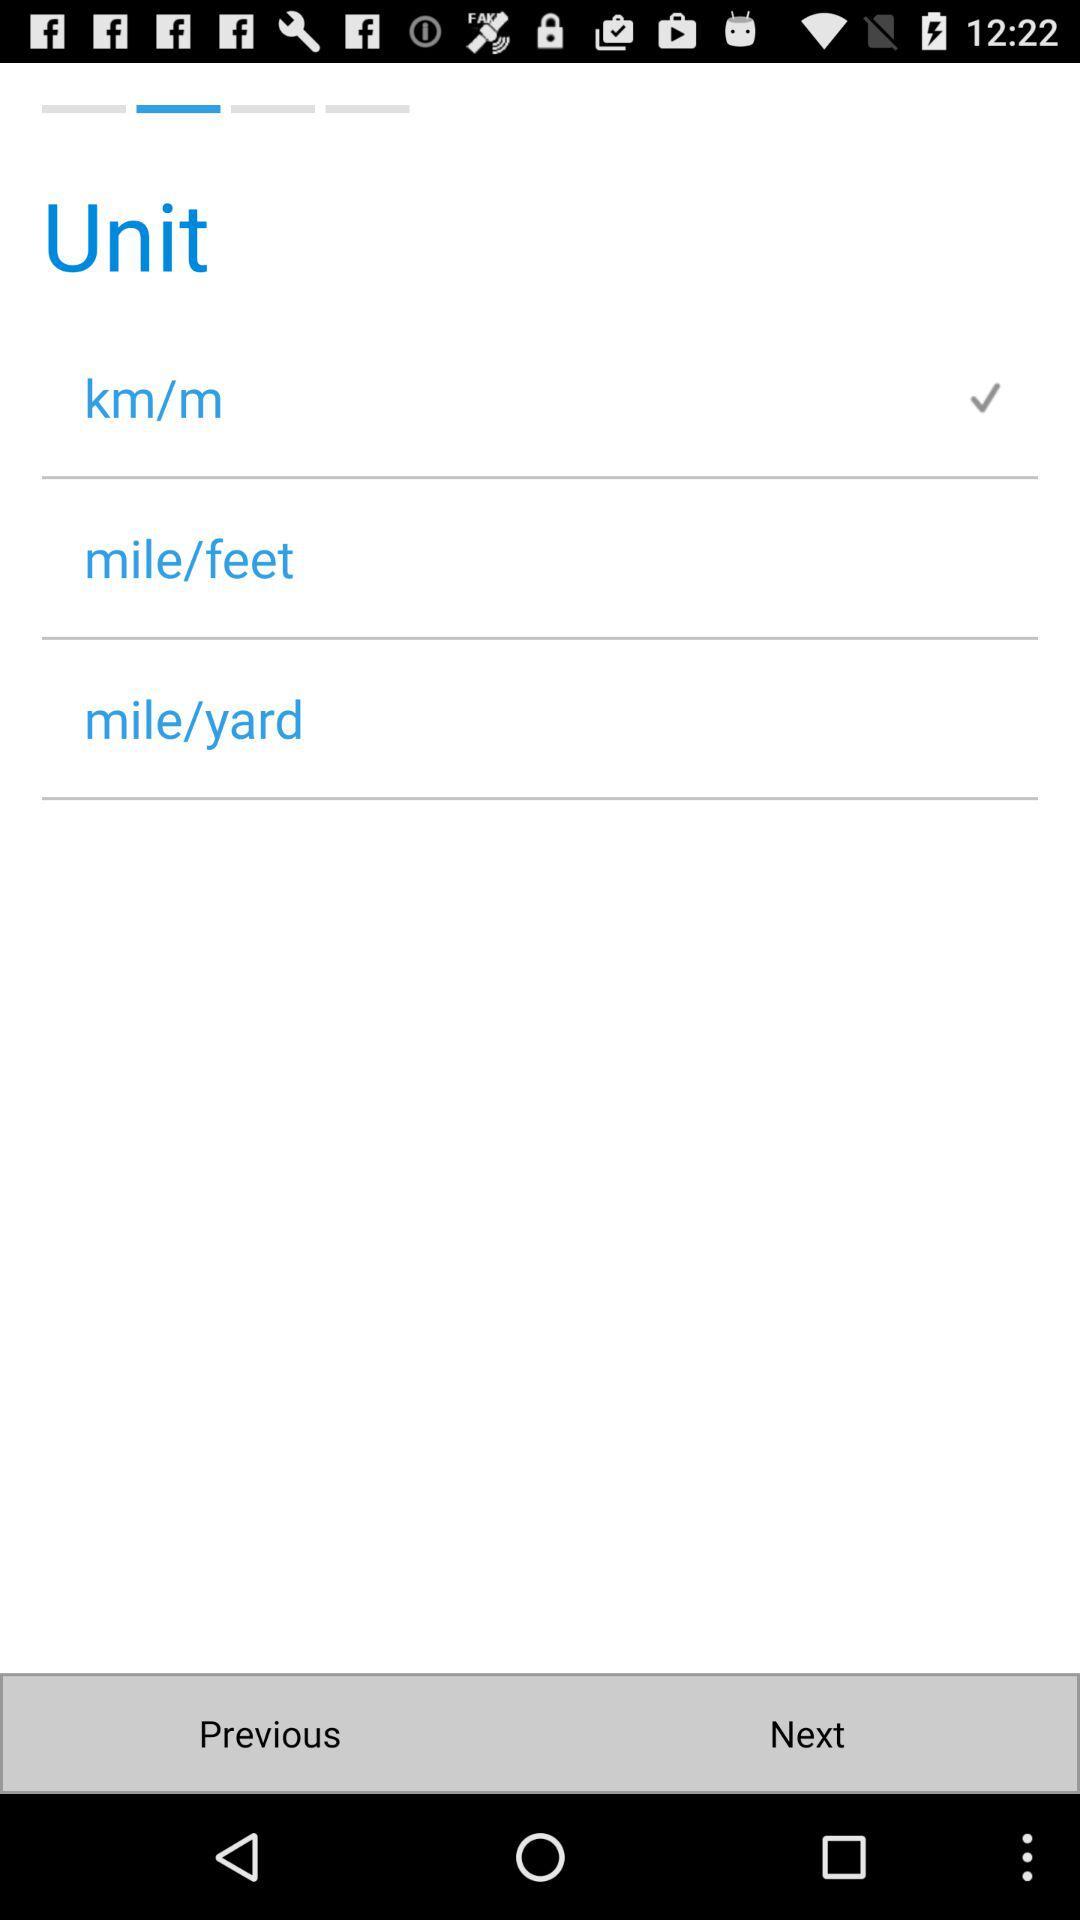 Image resolution: width=1080 pixels, height=1920 pixels. I want to click on icon below unit item, so click(502, 397).